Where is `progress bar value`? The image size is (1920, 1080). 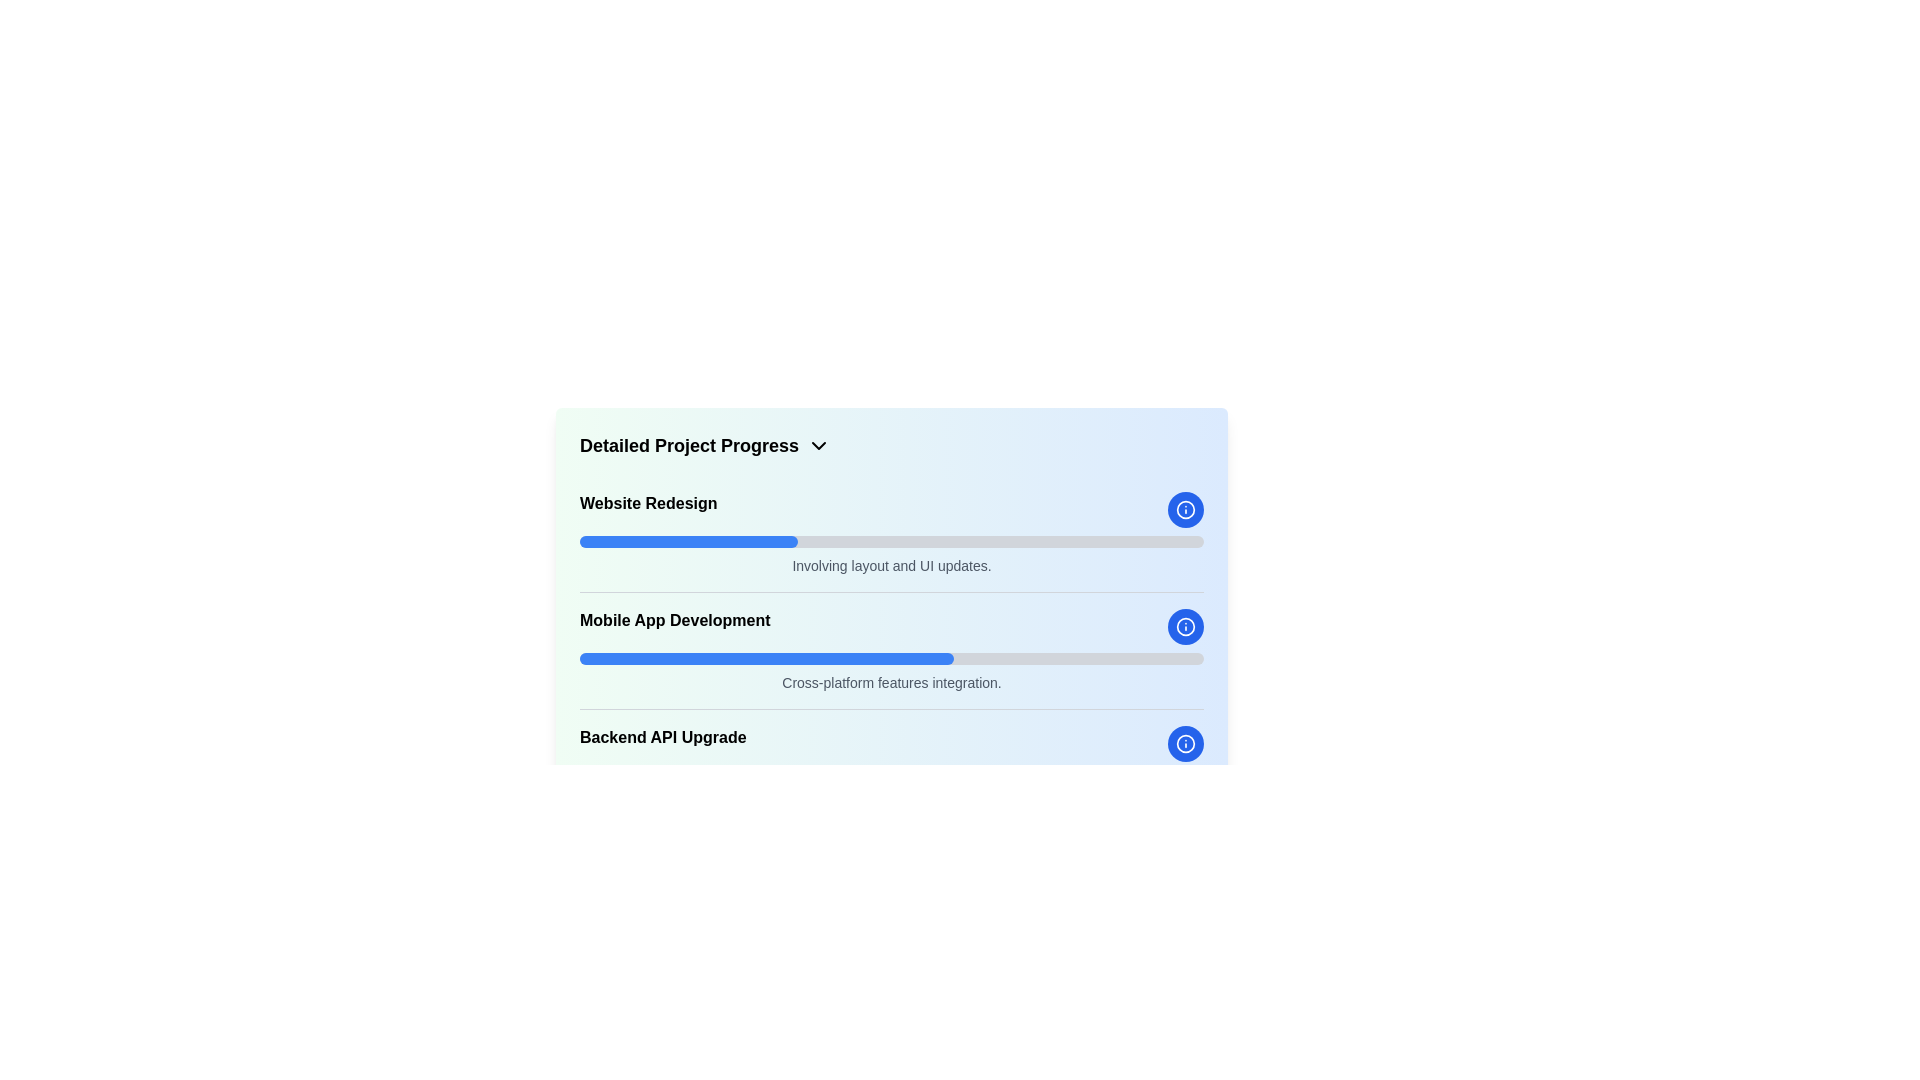
progress bar value is located at coordinates (817, 659).